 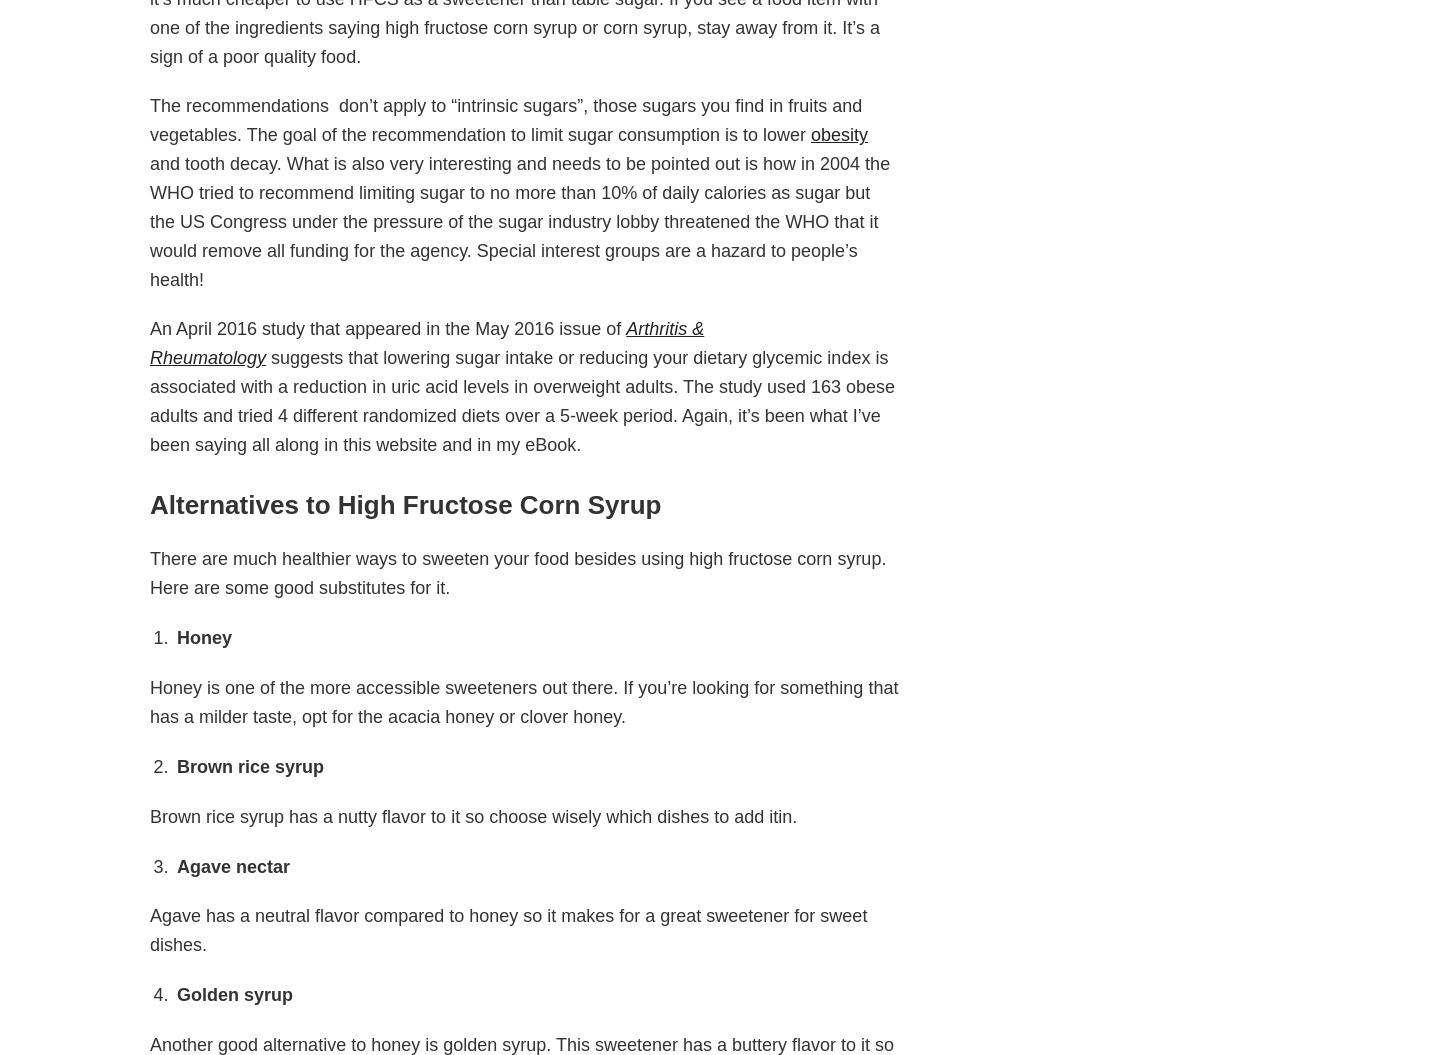 I want to click on 'Arthritis & Rheumatology', so click(x=426, y=342).